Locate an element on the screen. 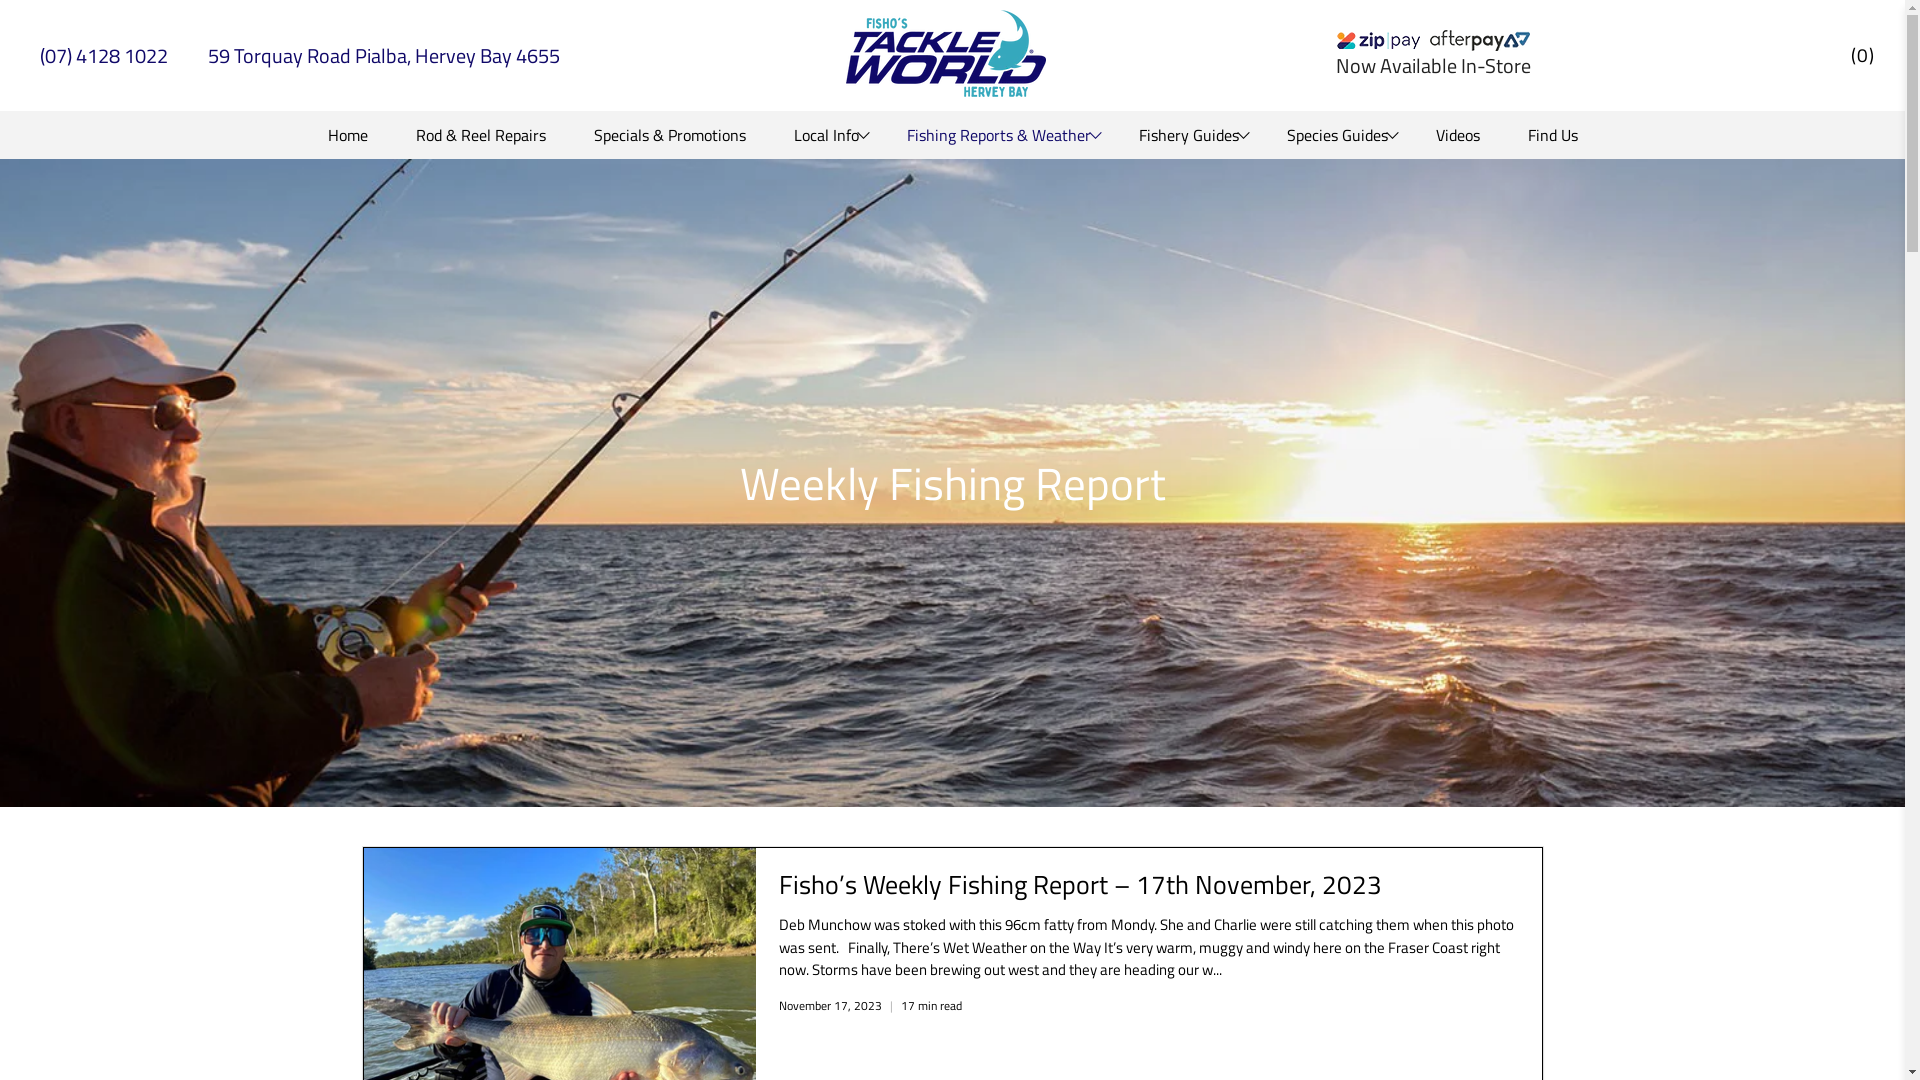 Image resolution: width=1920 pixels, height=1080 pixels. '(0)' is located at coordinates (1861, 54).